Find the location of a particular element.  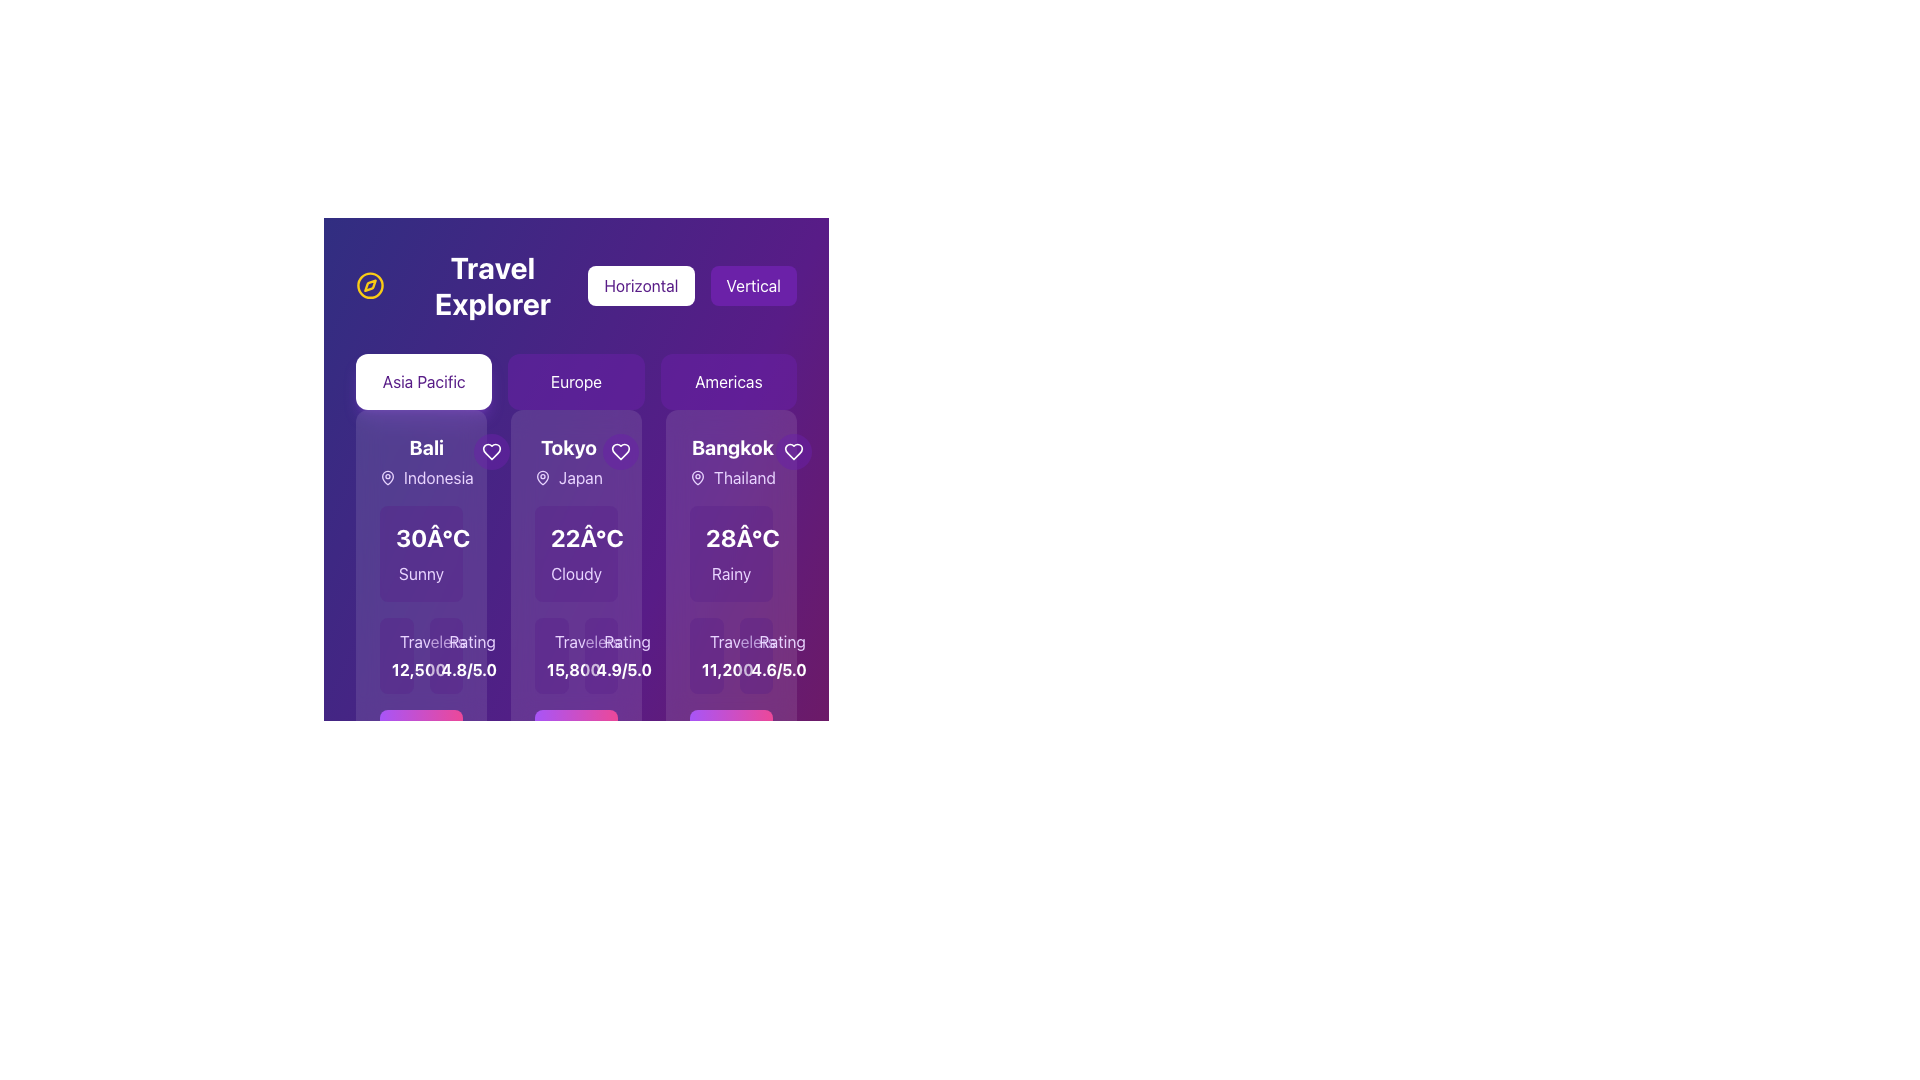

the text label indicating the 'Asia Pacific' category under the 'Bali' subsection, located at the bottom-left of the main interface is located at coordinates (396, 641).